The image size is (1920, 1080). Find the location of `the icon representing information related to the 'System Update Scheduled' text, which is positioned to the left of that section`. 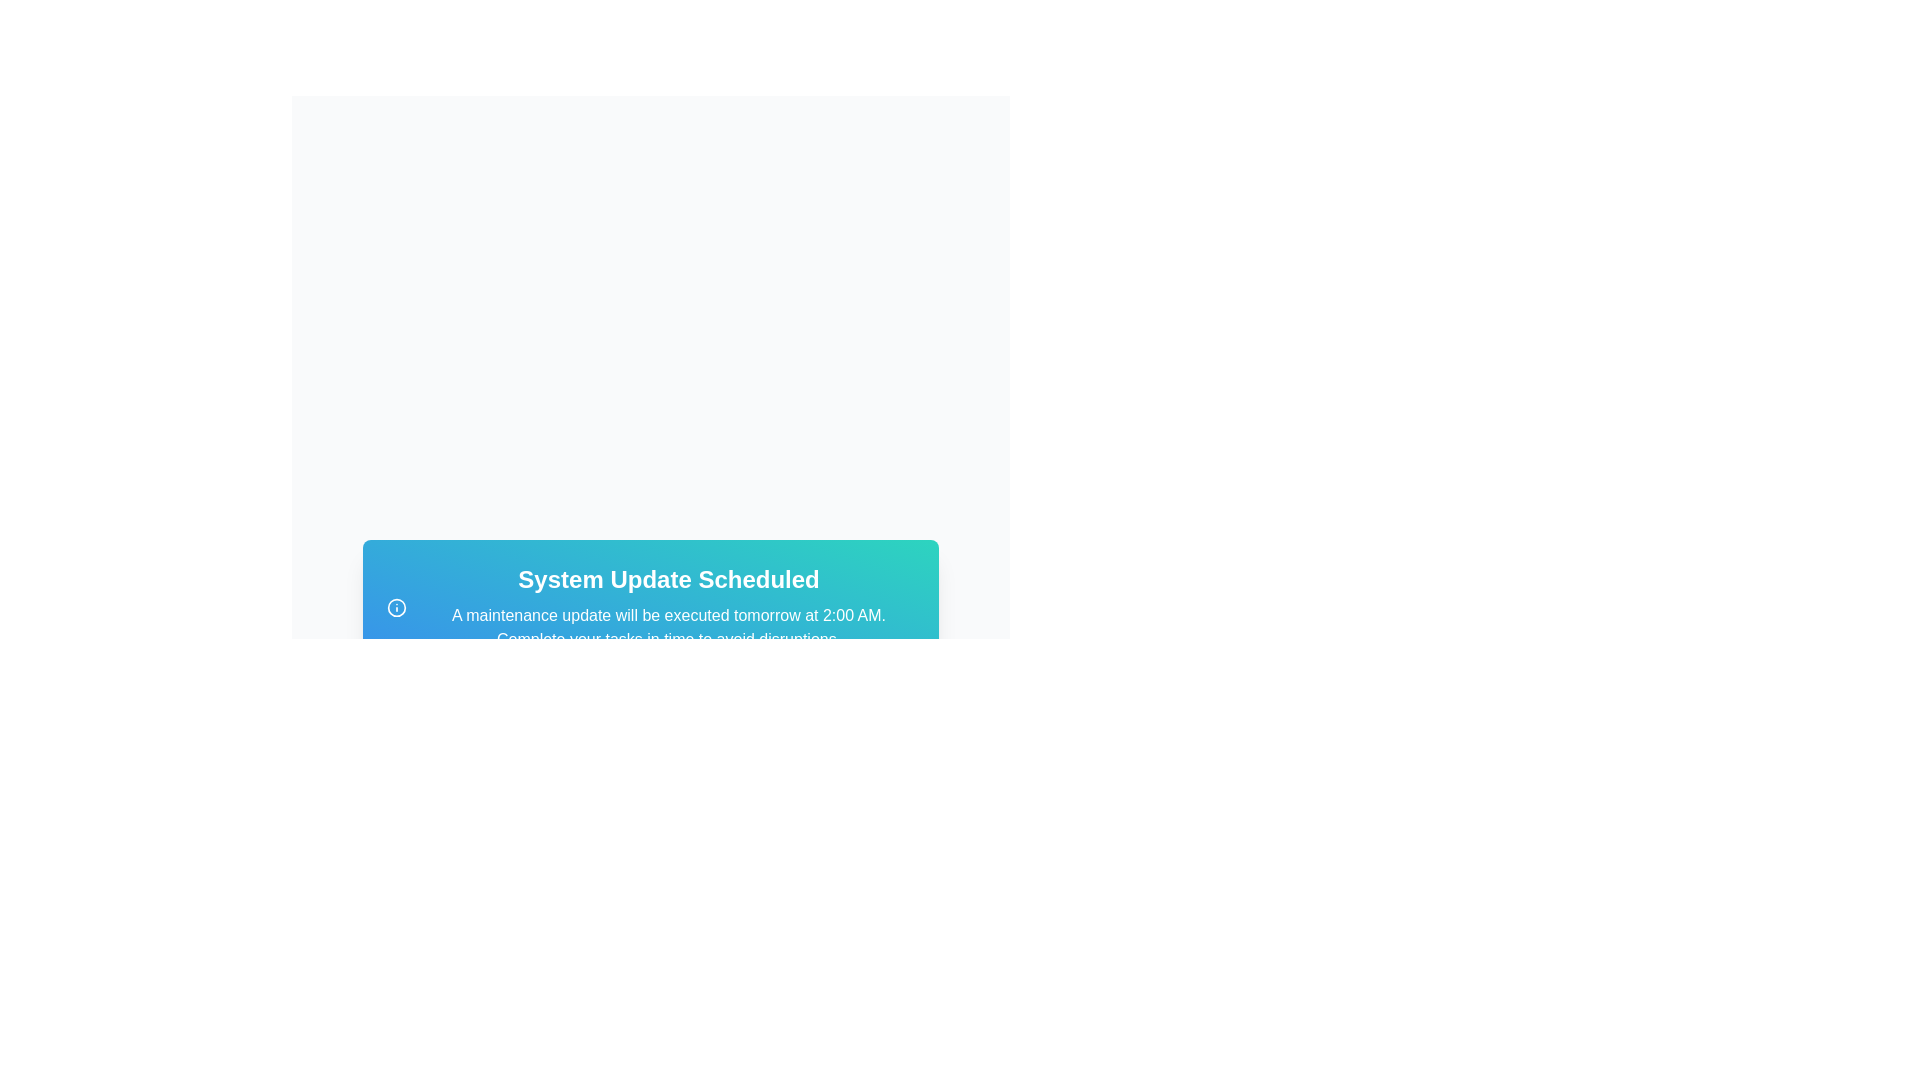

the icon representing information related to the 'System Update Scheduled' text, which is positioned to the left of that section is located at coordinates (397, 607).